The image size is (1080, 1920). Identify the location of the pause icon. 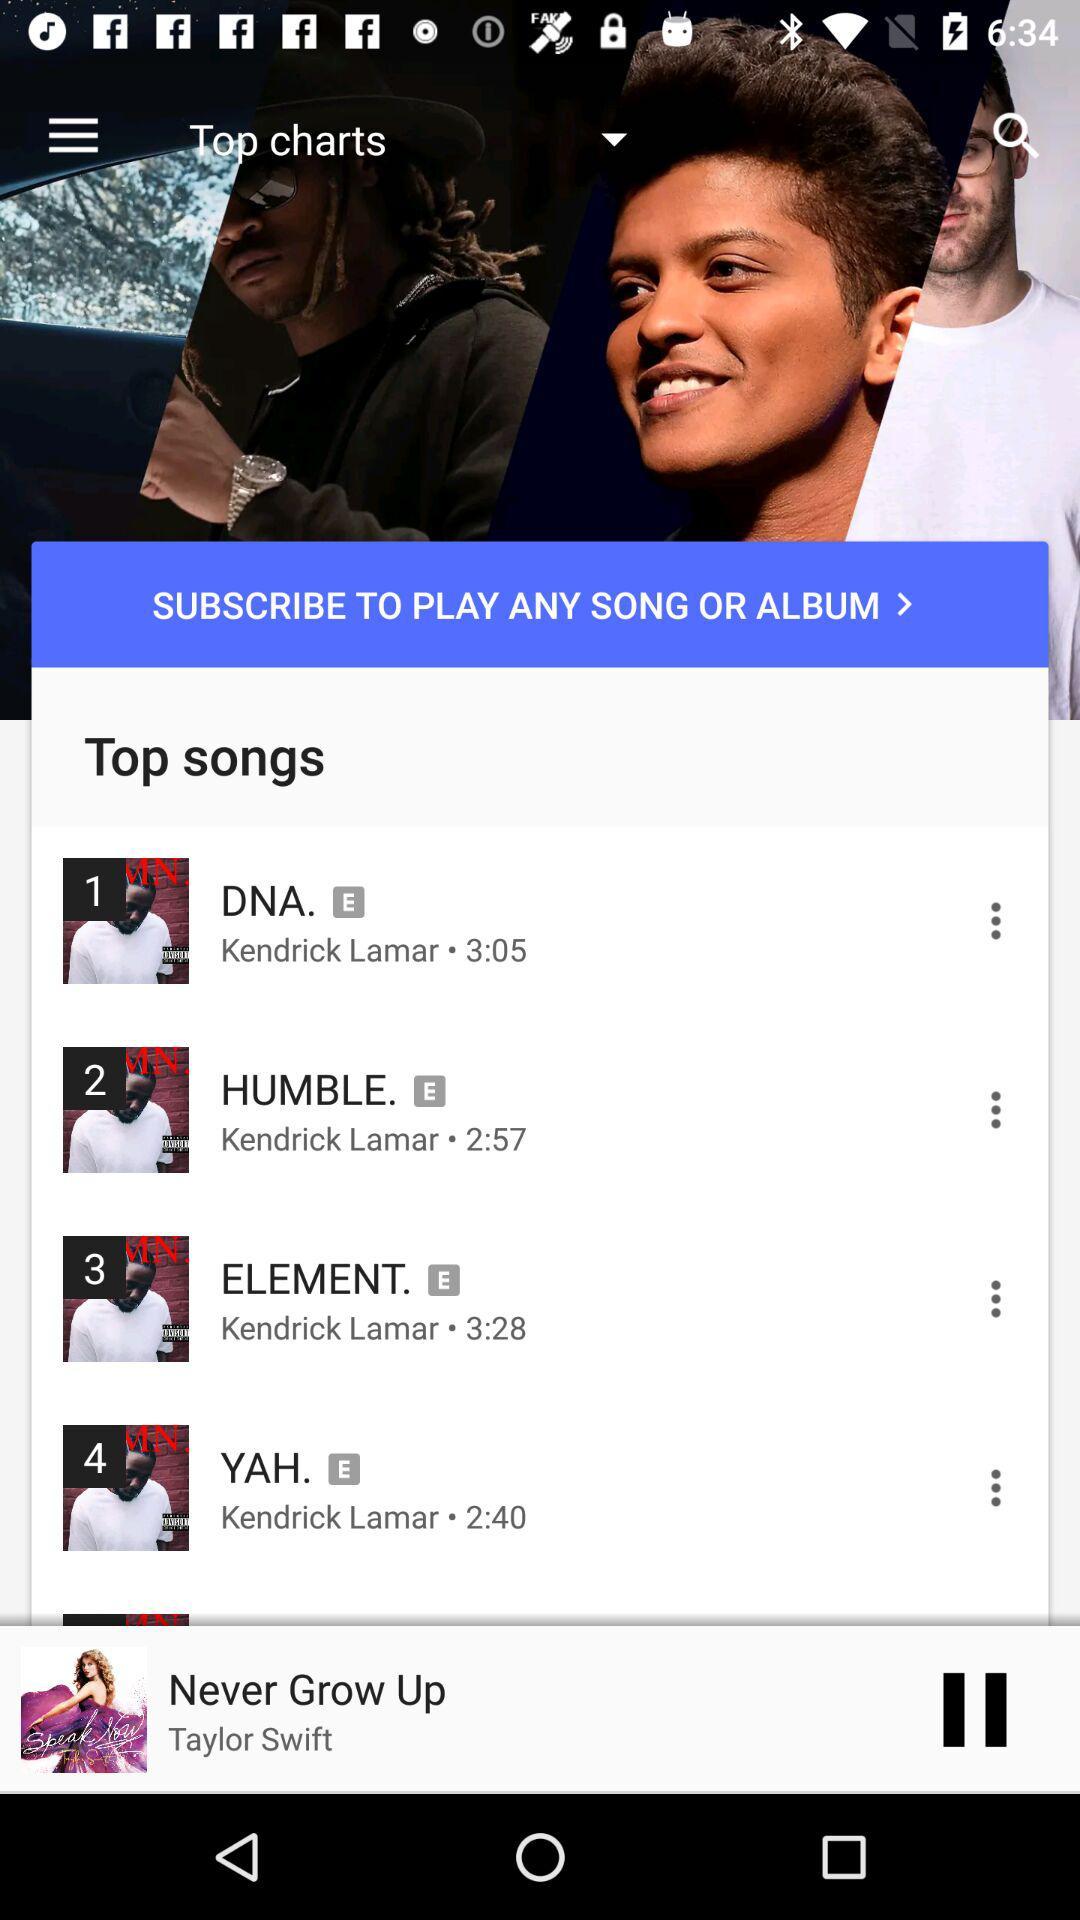
(974, 1708).